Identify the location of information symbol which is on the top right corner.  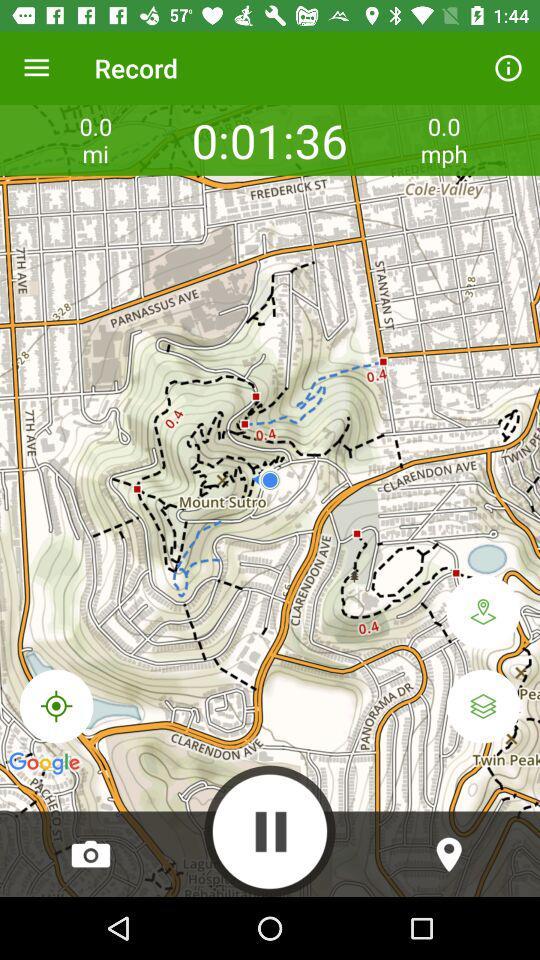
(508, 68).